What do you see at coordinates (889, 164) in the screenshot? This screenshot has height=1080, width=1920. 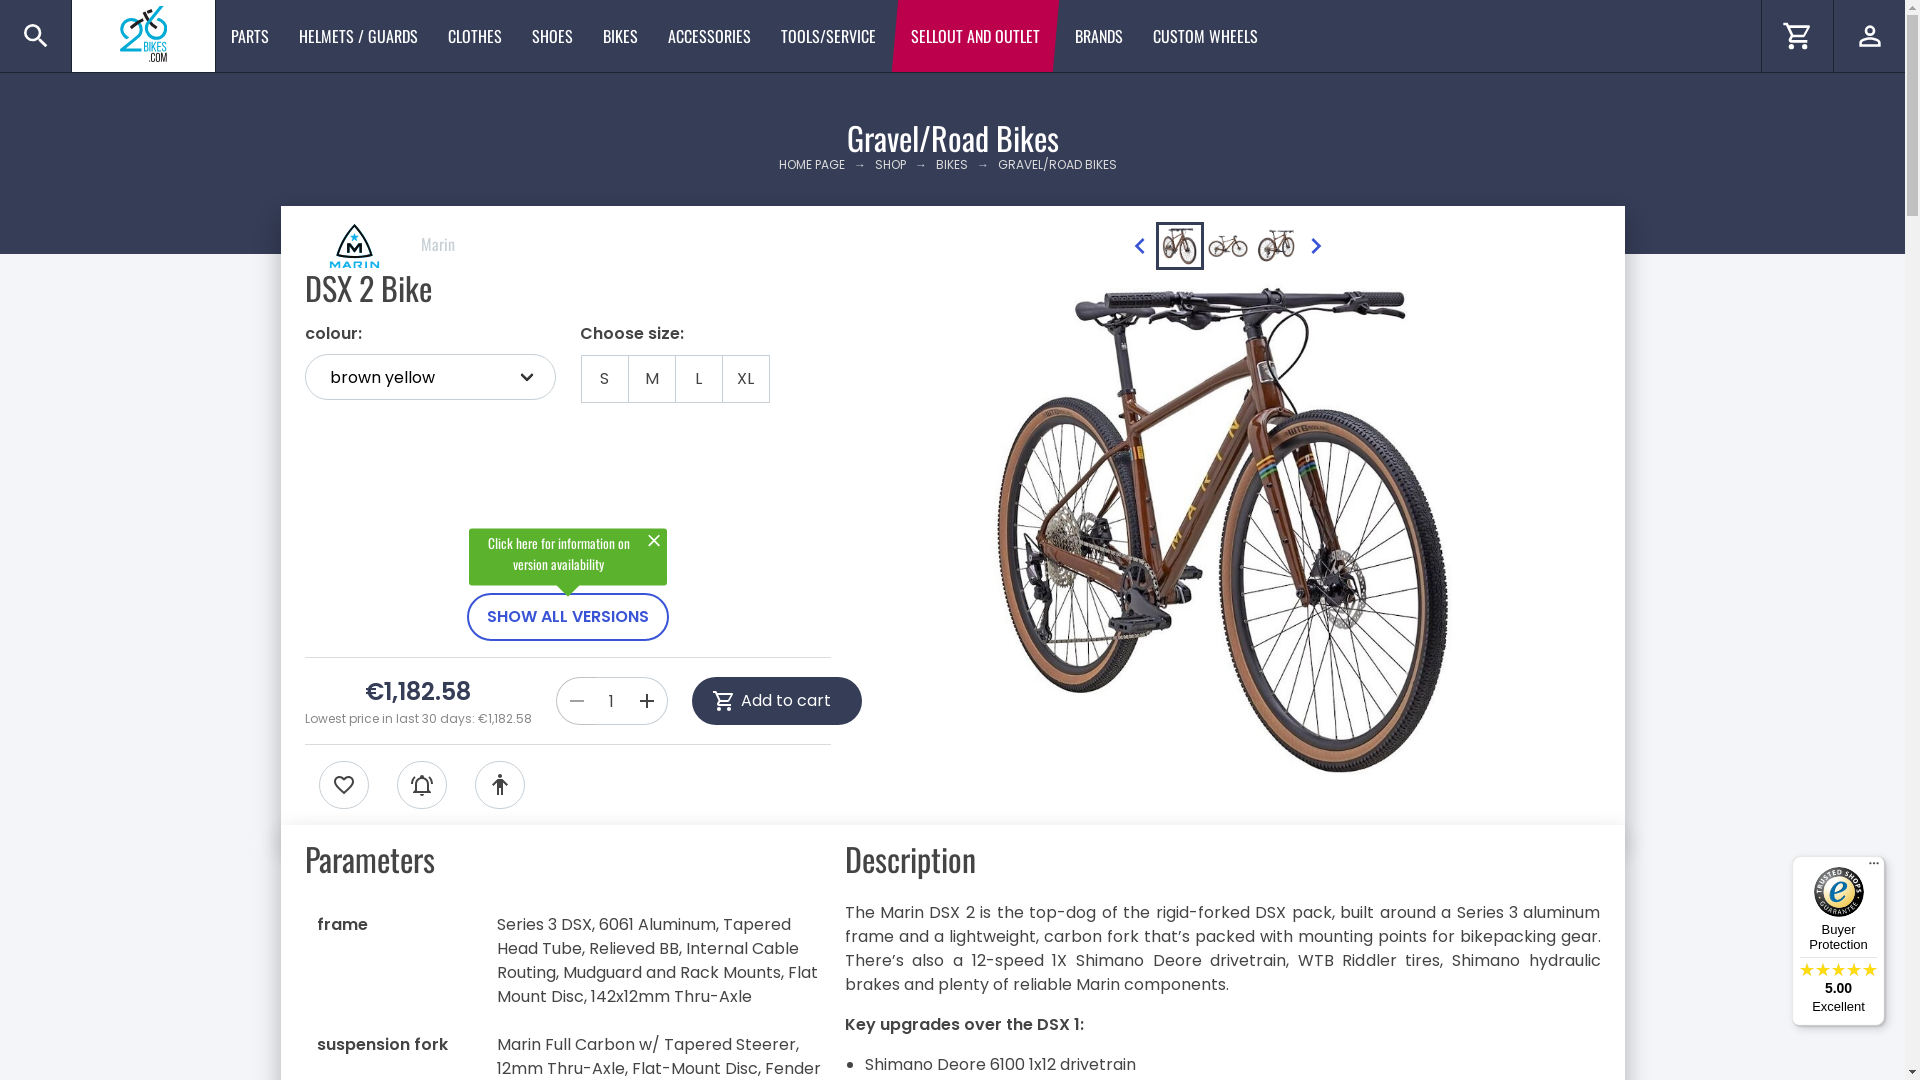 I see `'SHOP'` at bounding box center [889, 164].